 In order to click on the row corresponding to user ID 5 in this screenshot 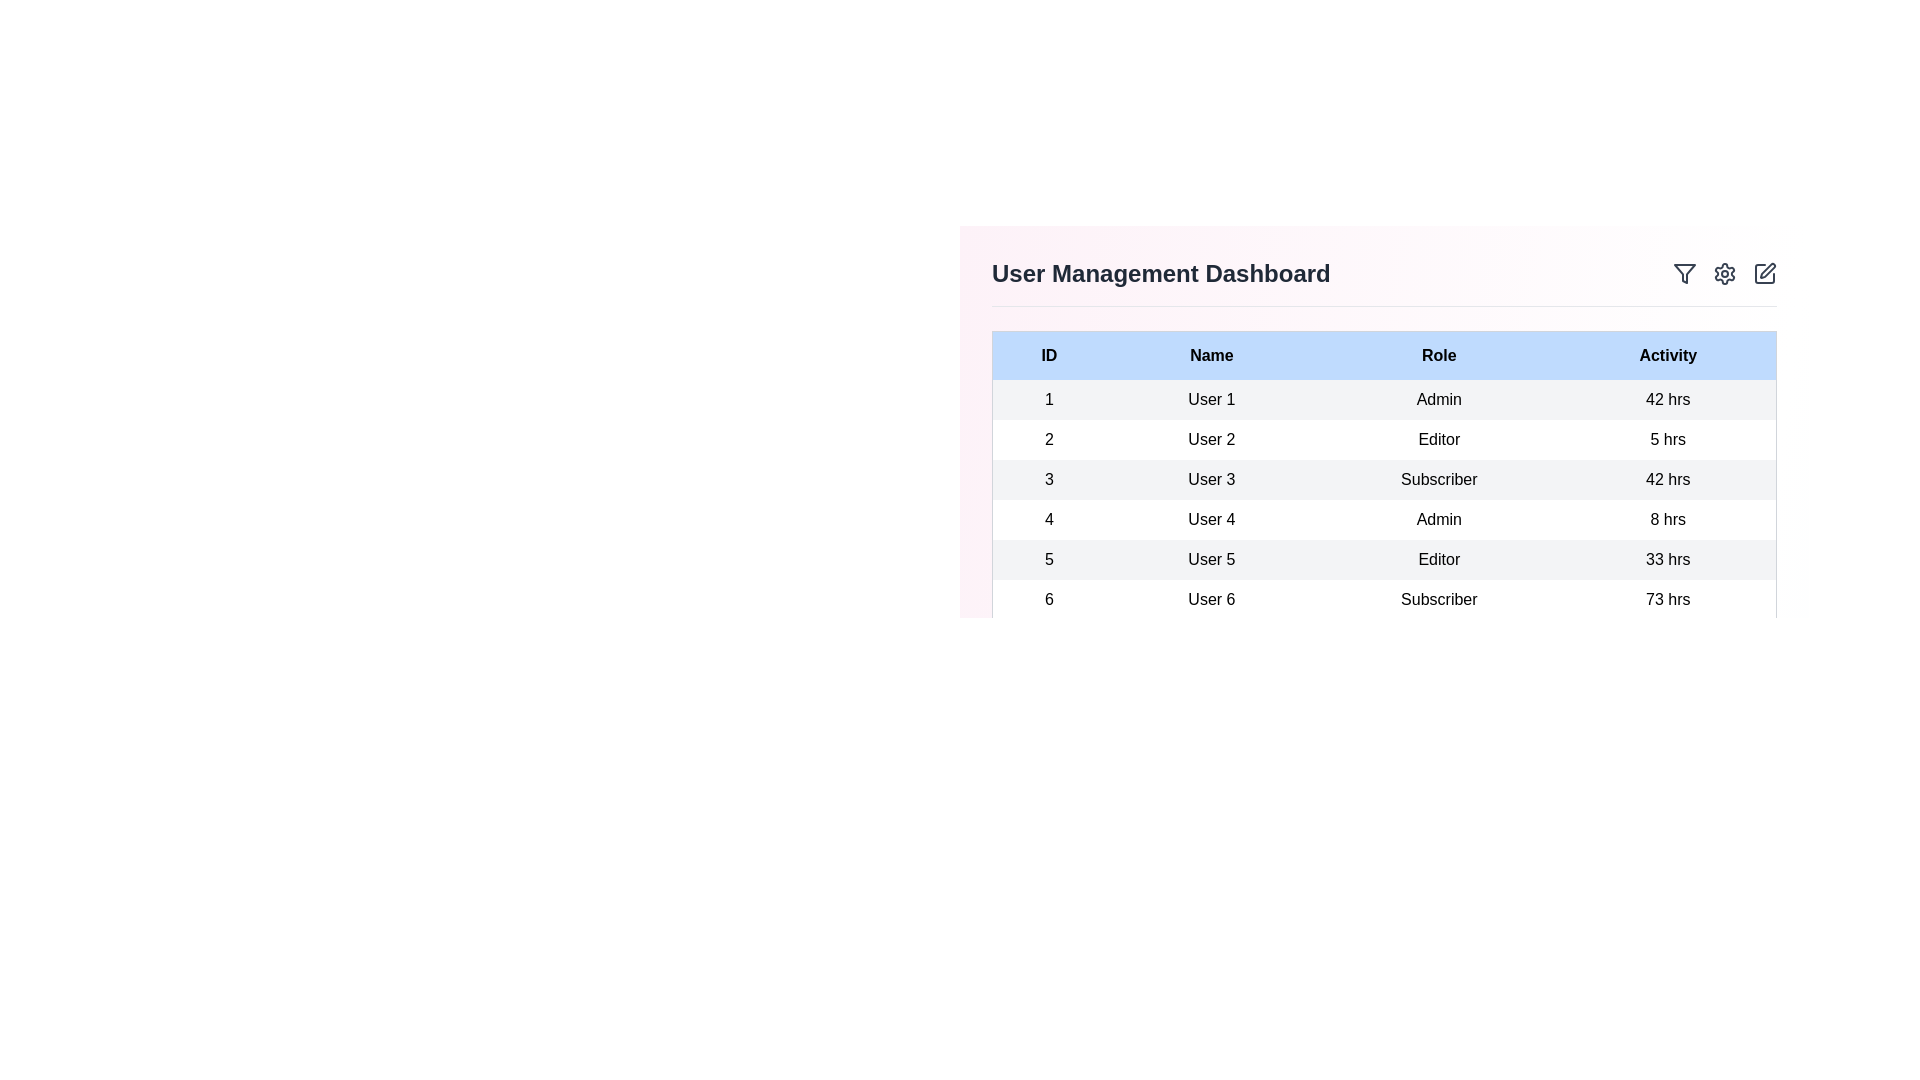, I will do `click(1383, 559)`.